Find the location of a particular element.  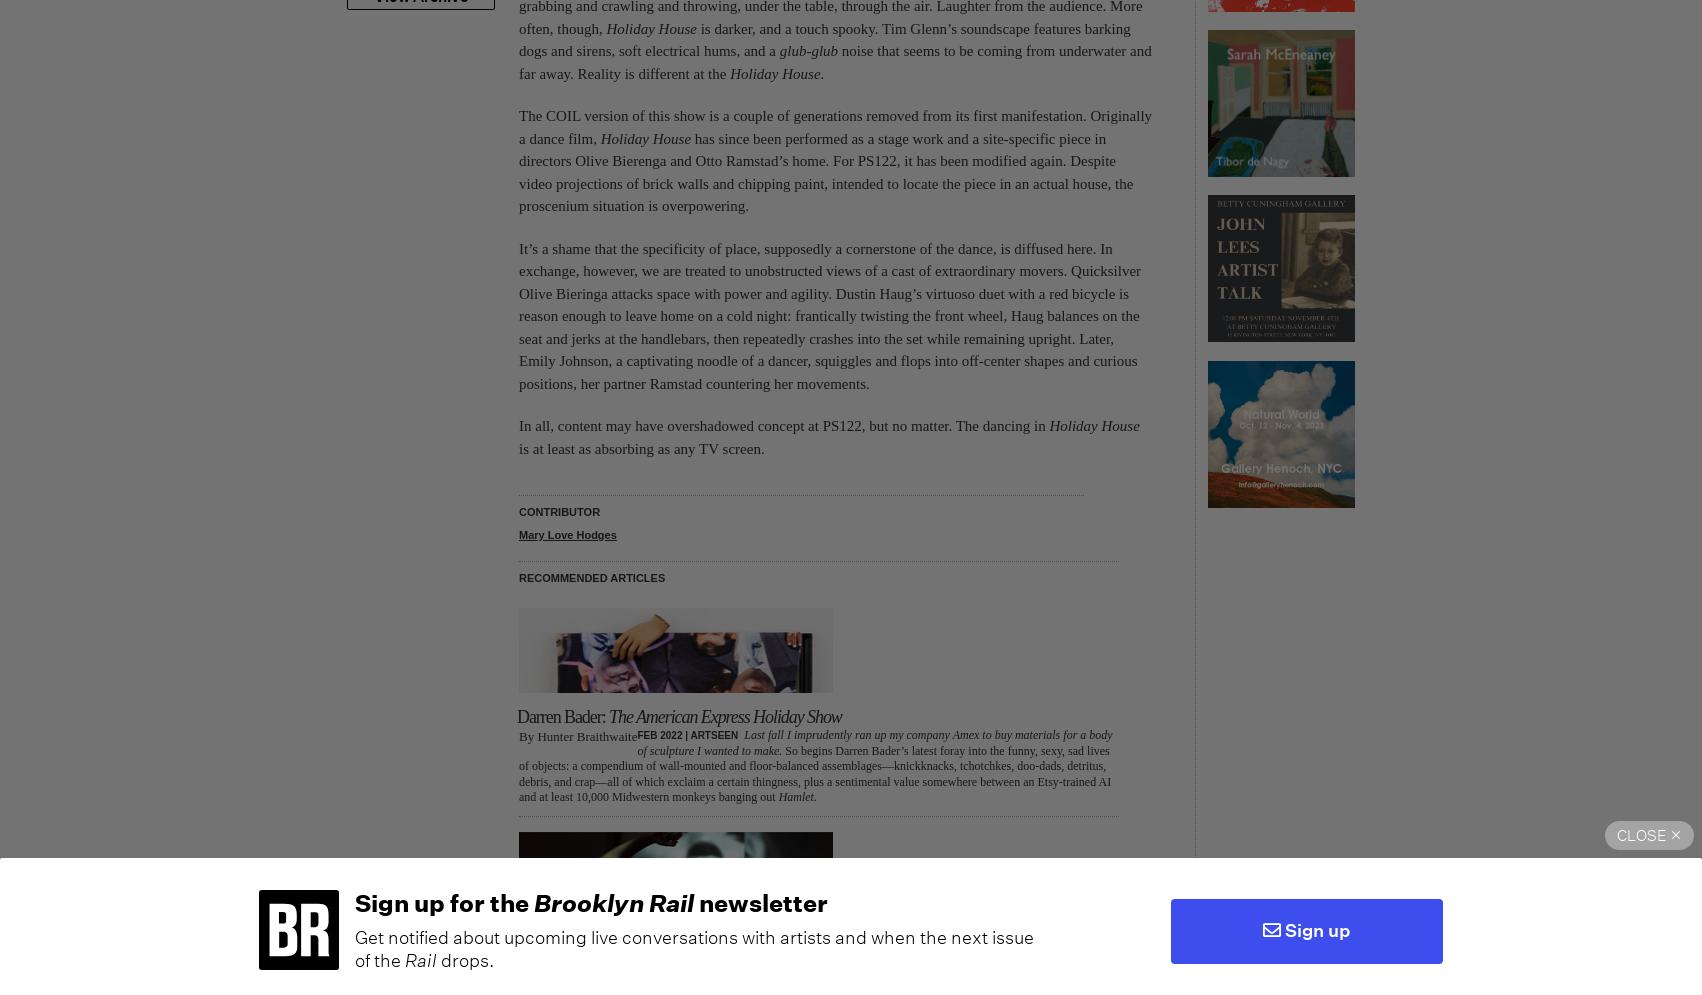

'newsletter' is located at coordinates (759, 900).